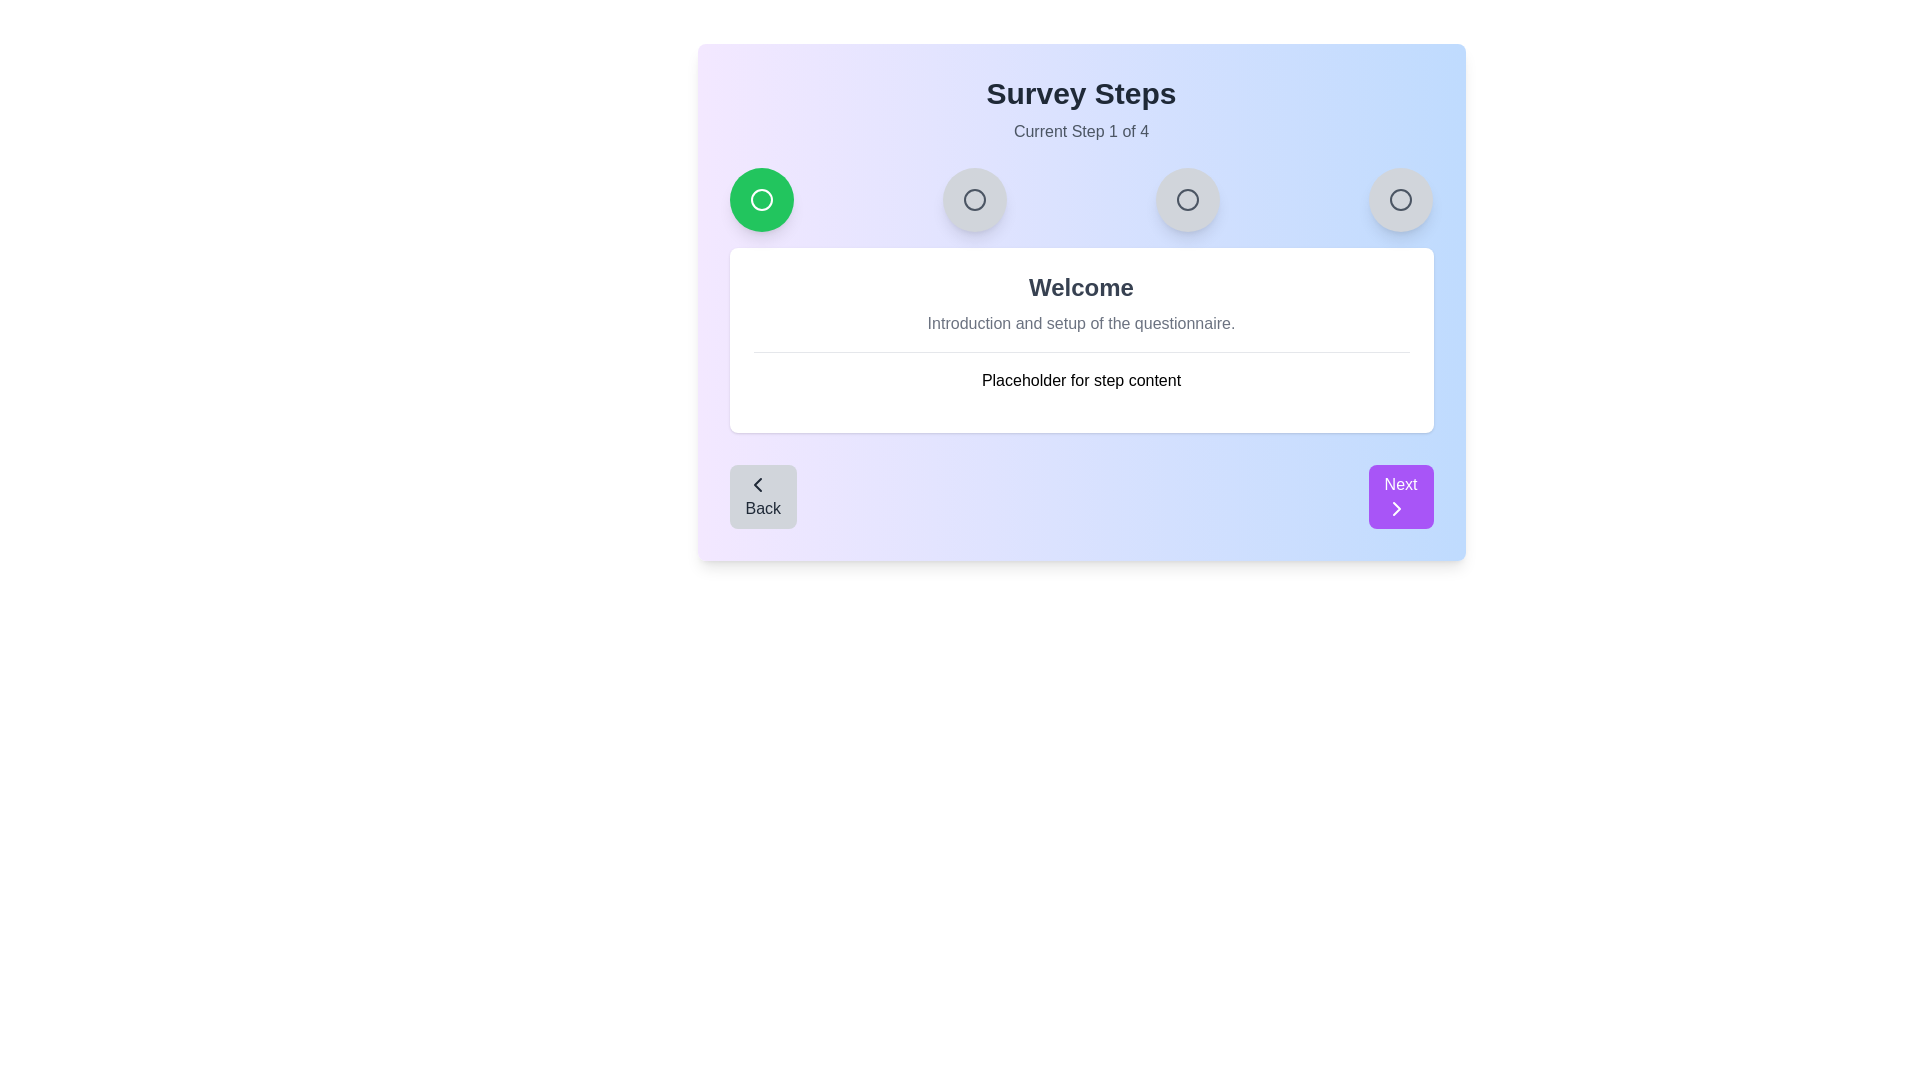 The height and width of the screenshot is (1080, 1920). What do you see at coordinates (760, 200) in the screenshot?
I see `the SVG Circle Element, which is the center of a green circle representing the first step indicator in a multi-step process` at bounding box center [760, 200].